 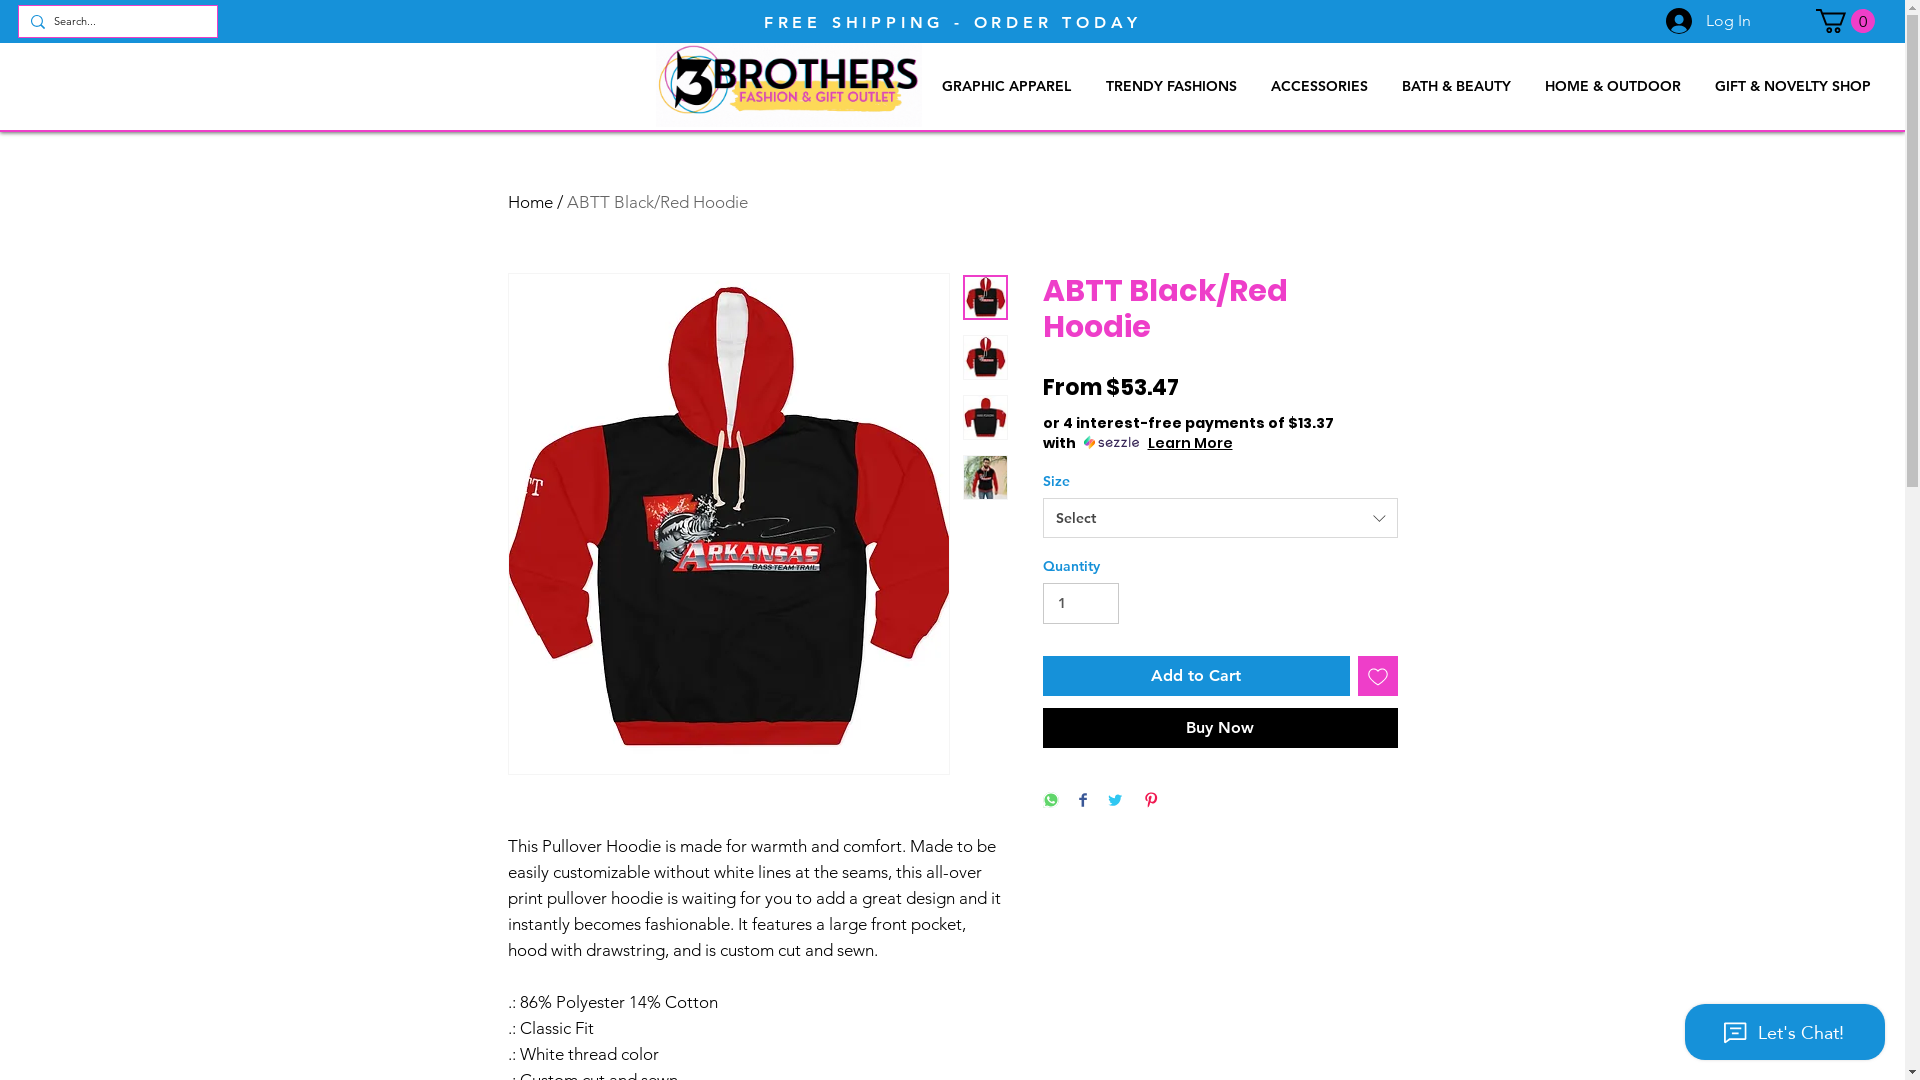 What do you see at coordinates (1612, 84) in the screenshot?
I see `'HOME & OUTDOOR'` at bounding box center [1612, 84].